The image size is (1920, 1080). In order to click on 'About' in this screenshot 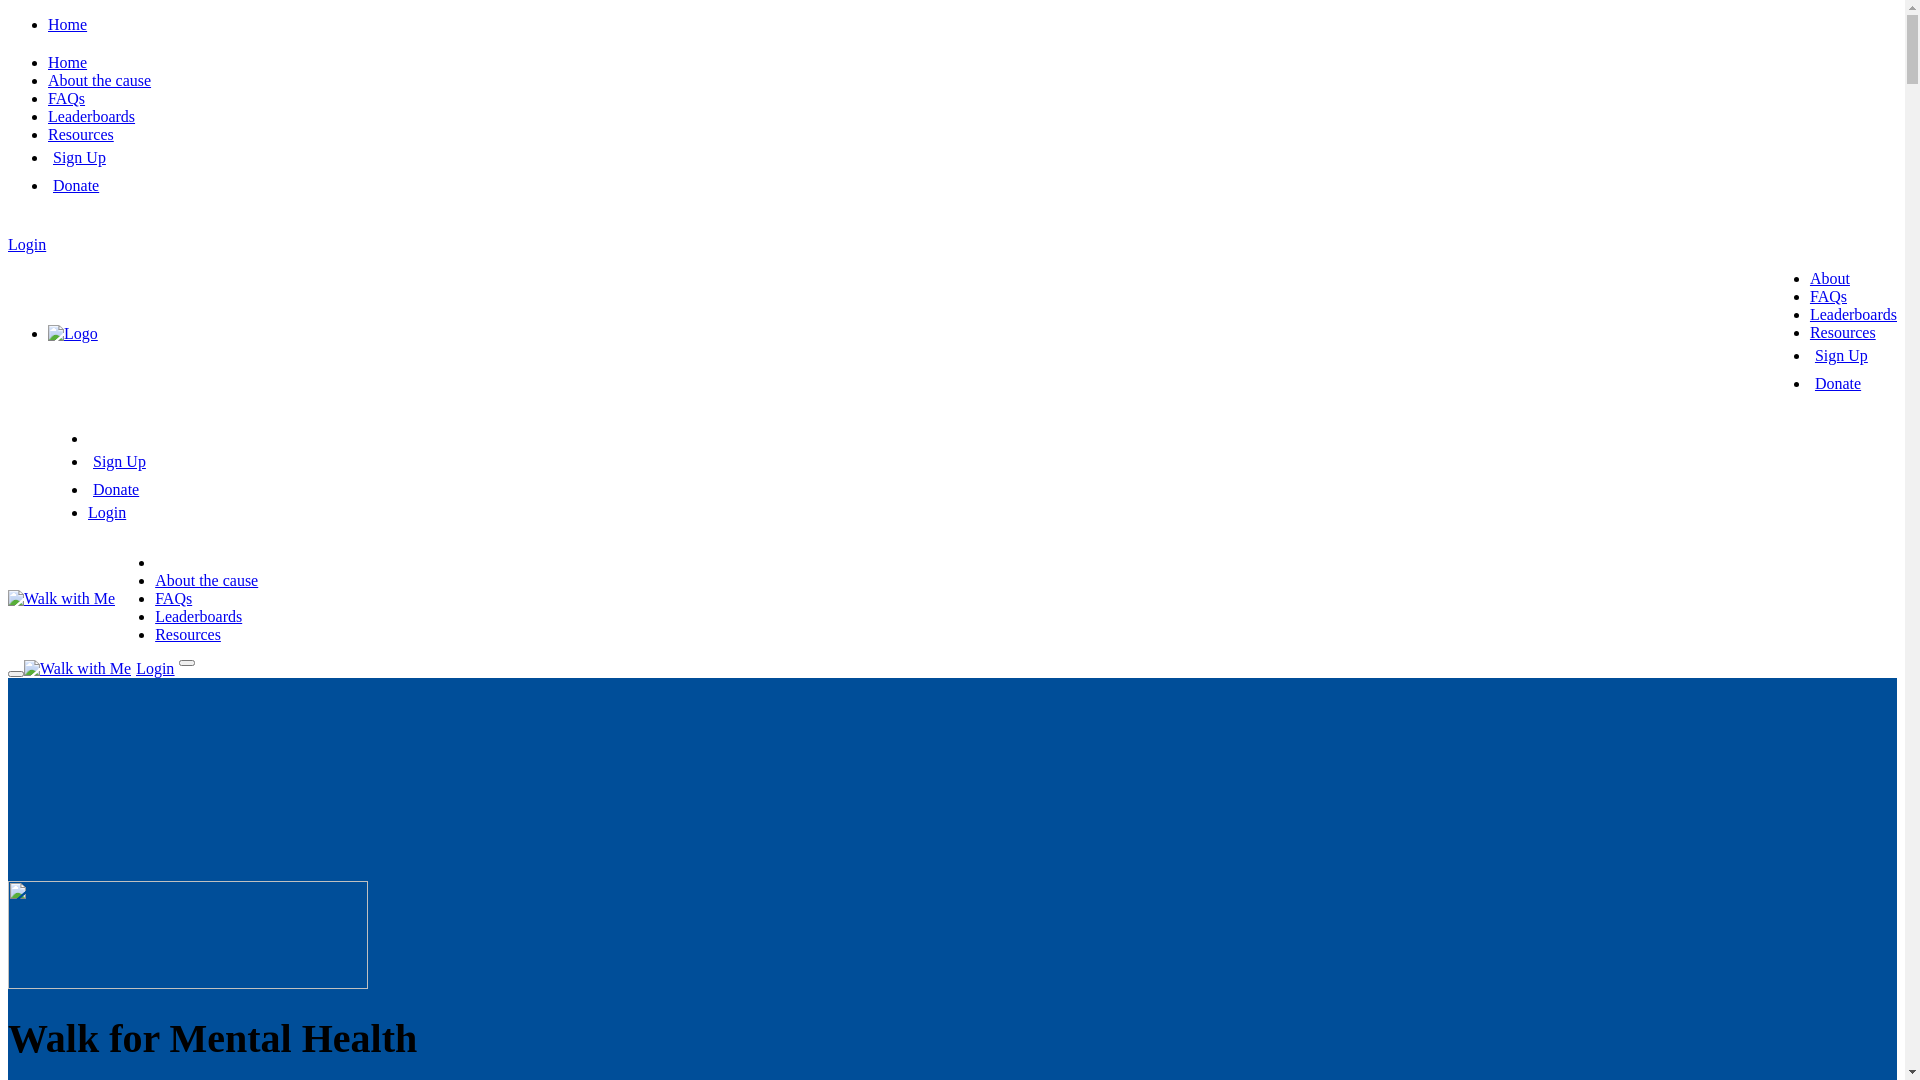, I will do `click(1829, 278)`.